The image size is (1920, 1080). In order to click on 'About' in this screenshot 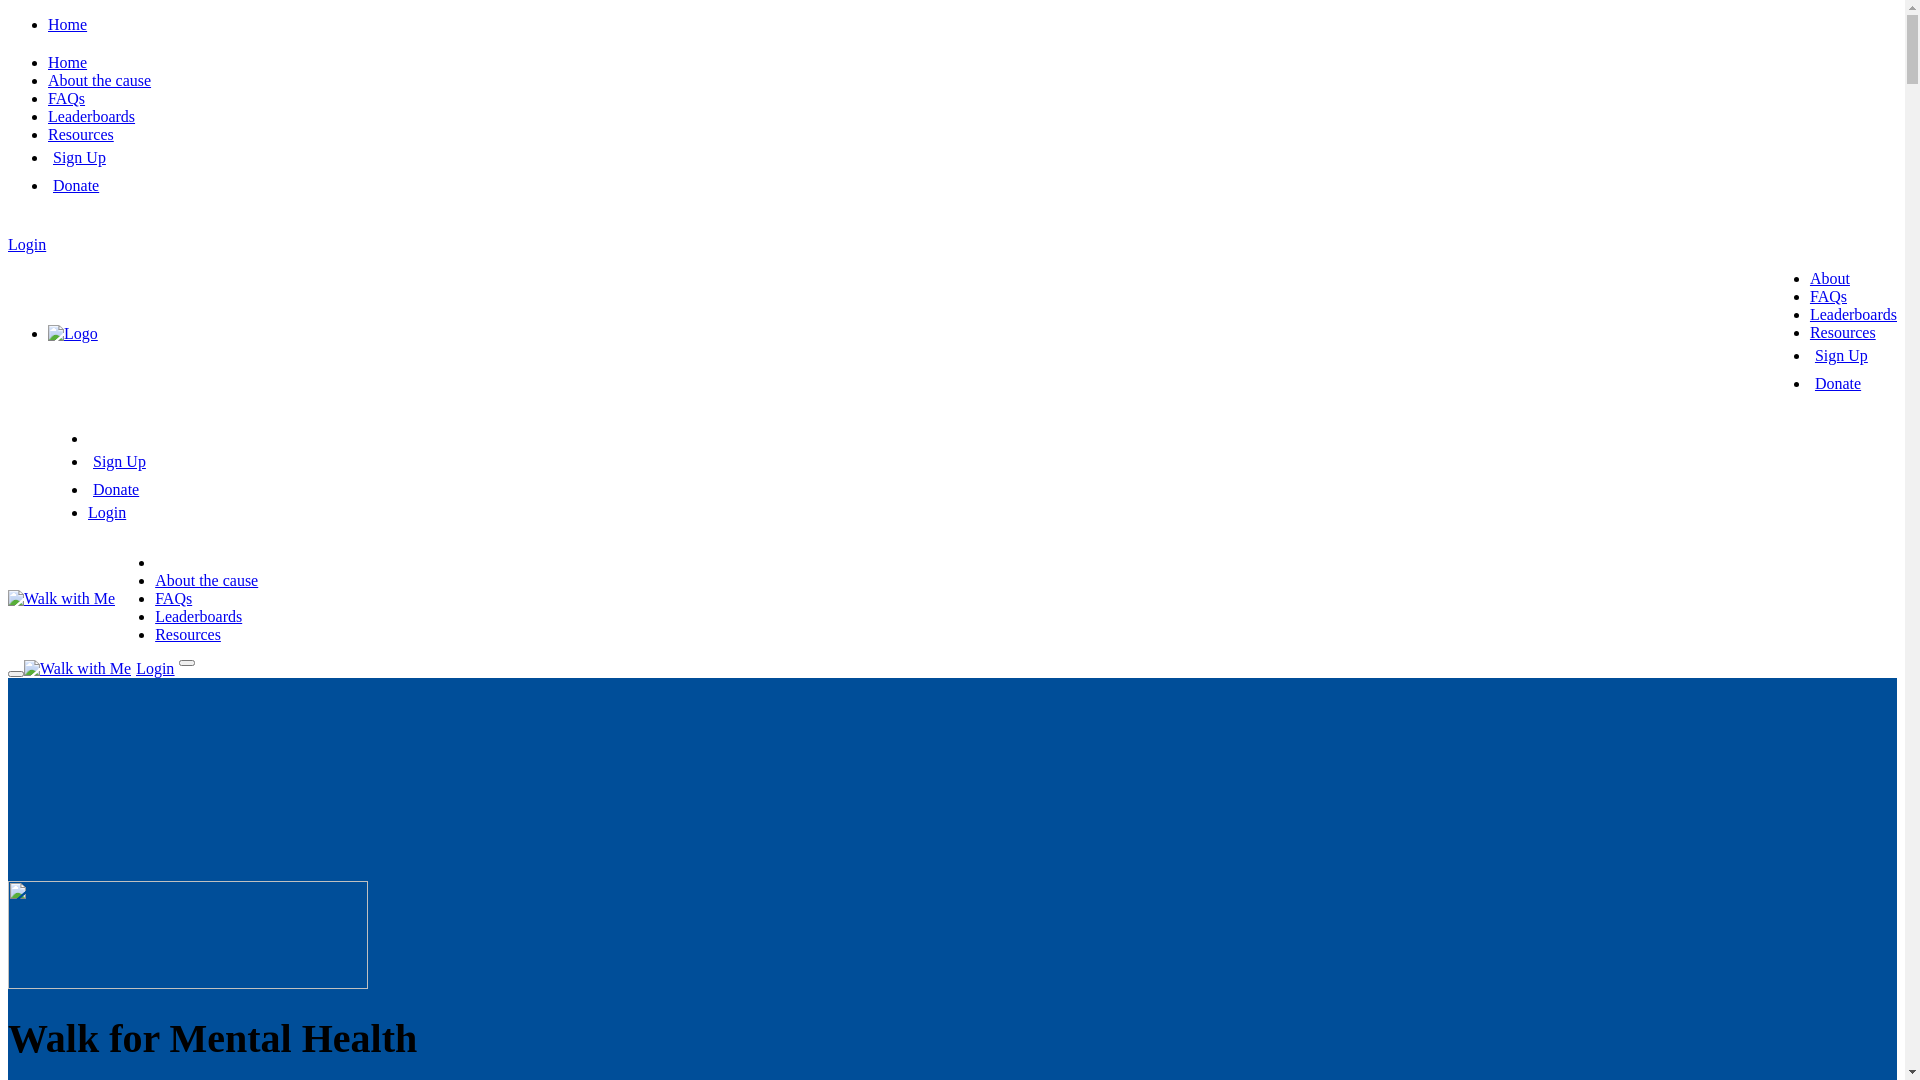, I will do `click(1829, 278)`.